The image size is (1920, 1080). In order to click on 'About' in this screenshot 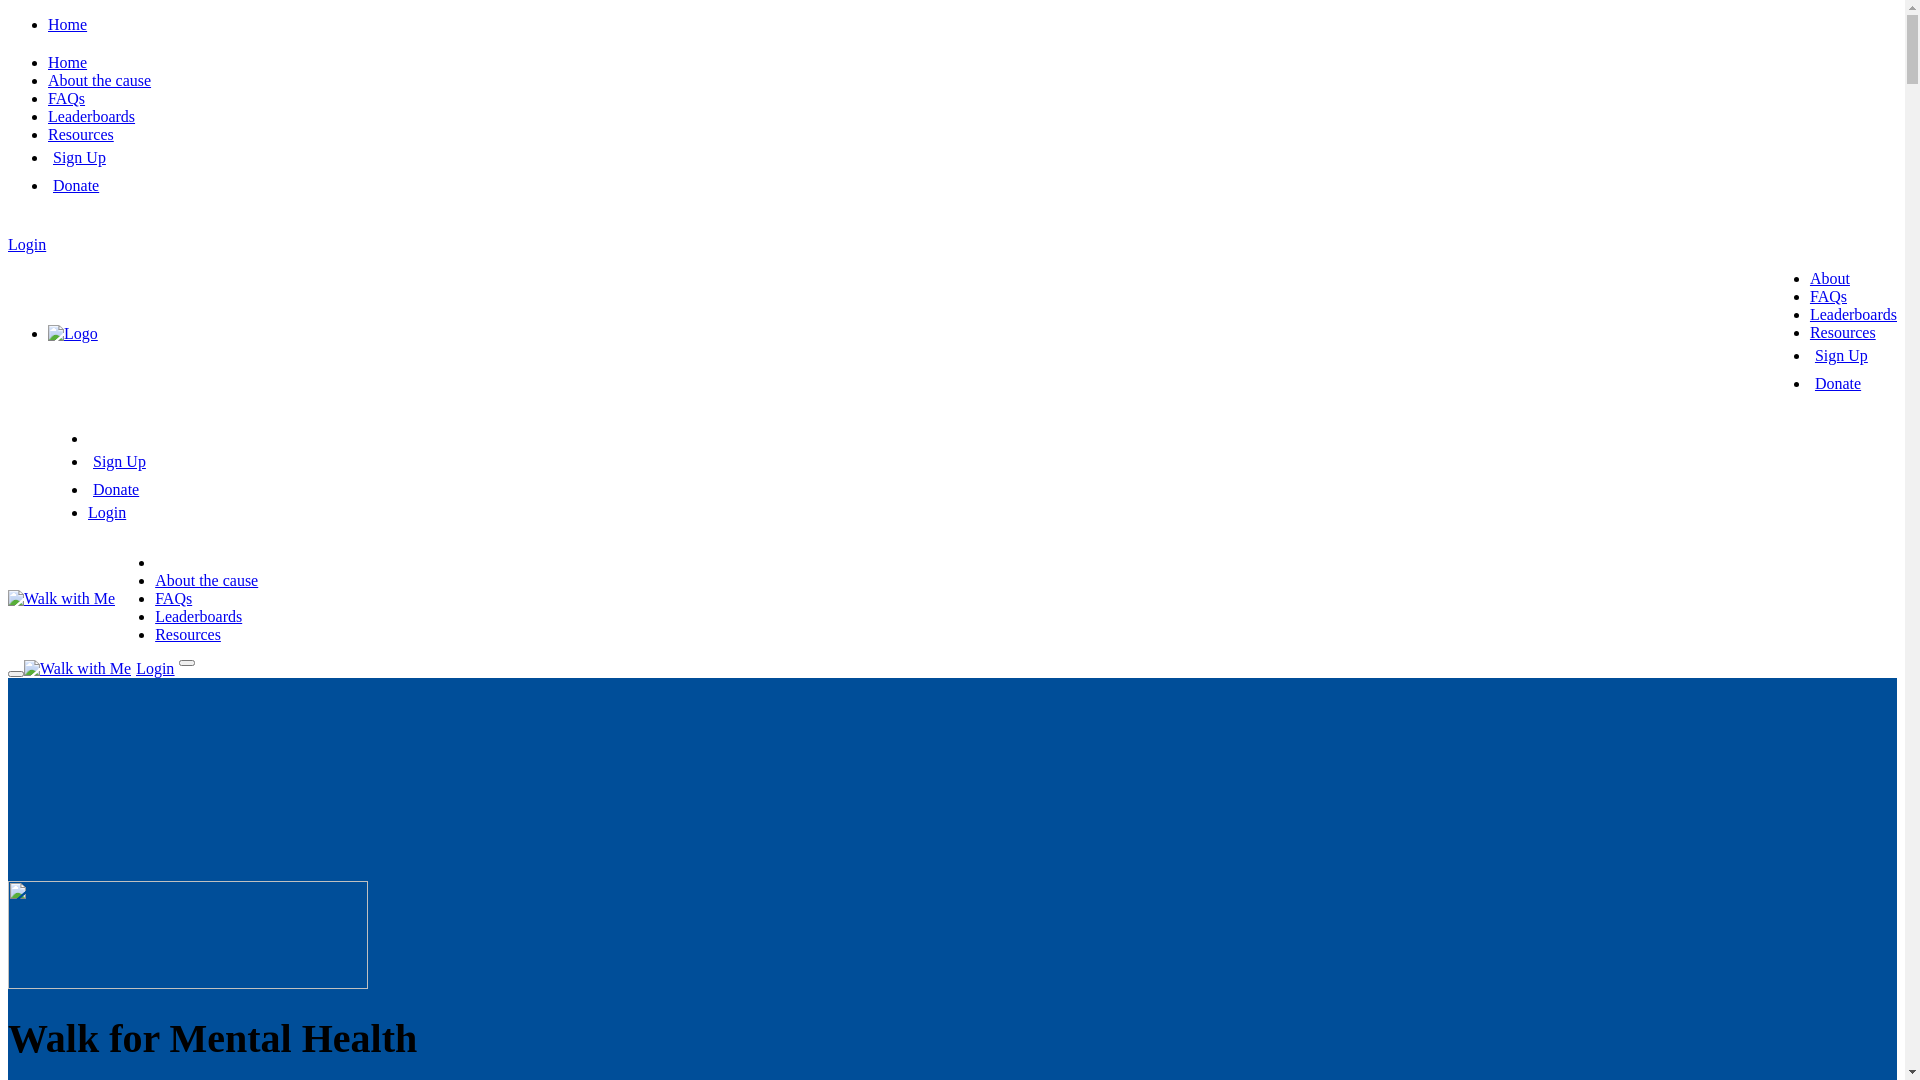, I will do `click(1829, 278)`.